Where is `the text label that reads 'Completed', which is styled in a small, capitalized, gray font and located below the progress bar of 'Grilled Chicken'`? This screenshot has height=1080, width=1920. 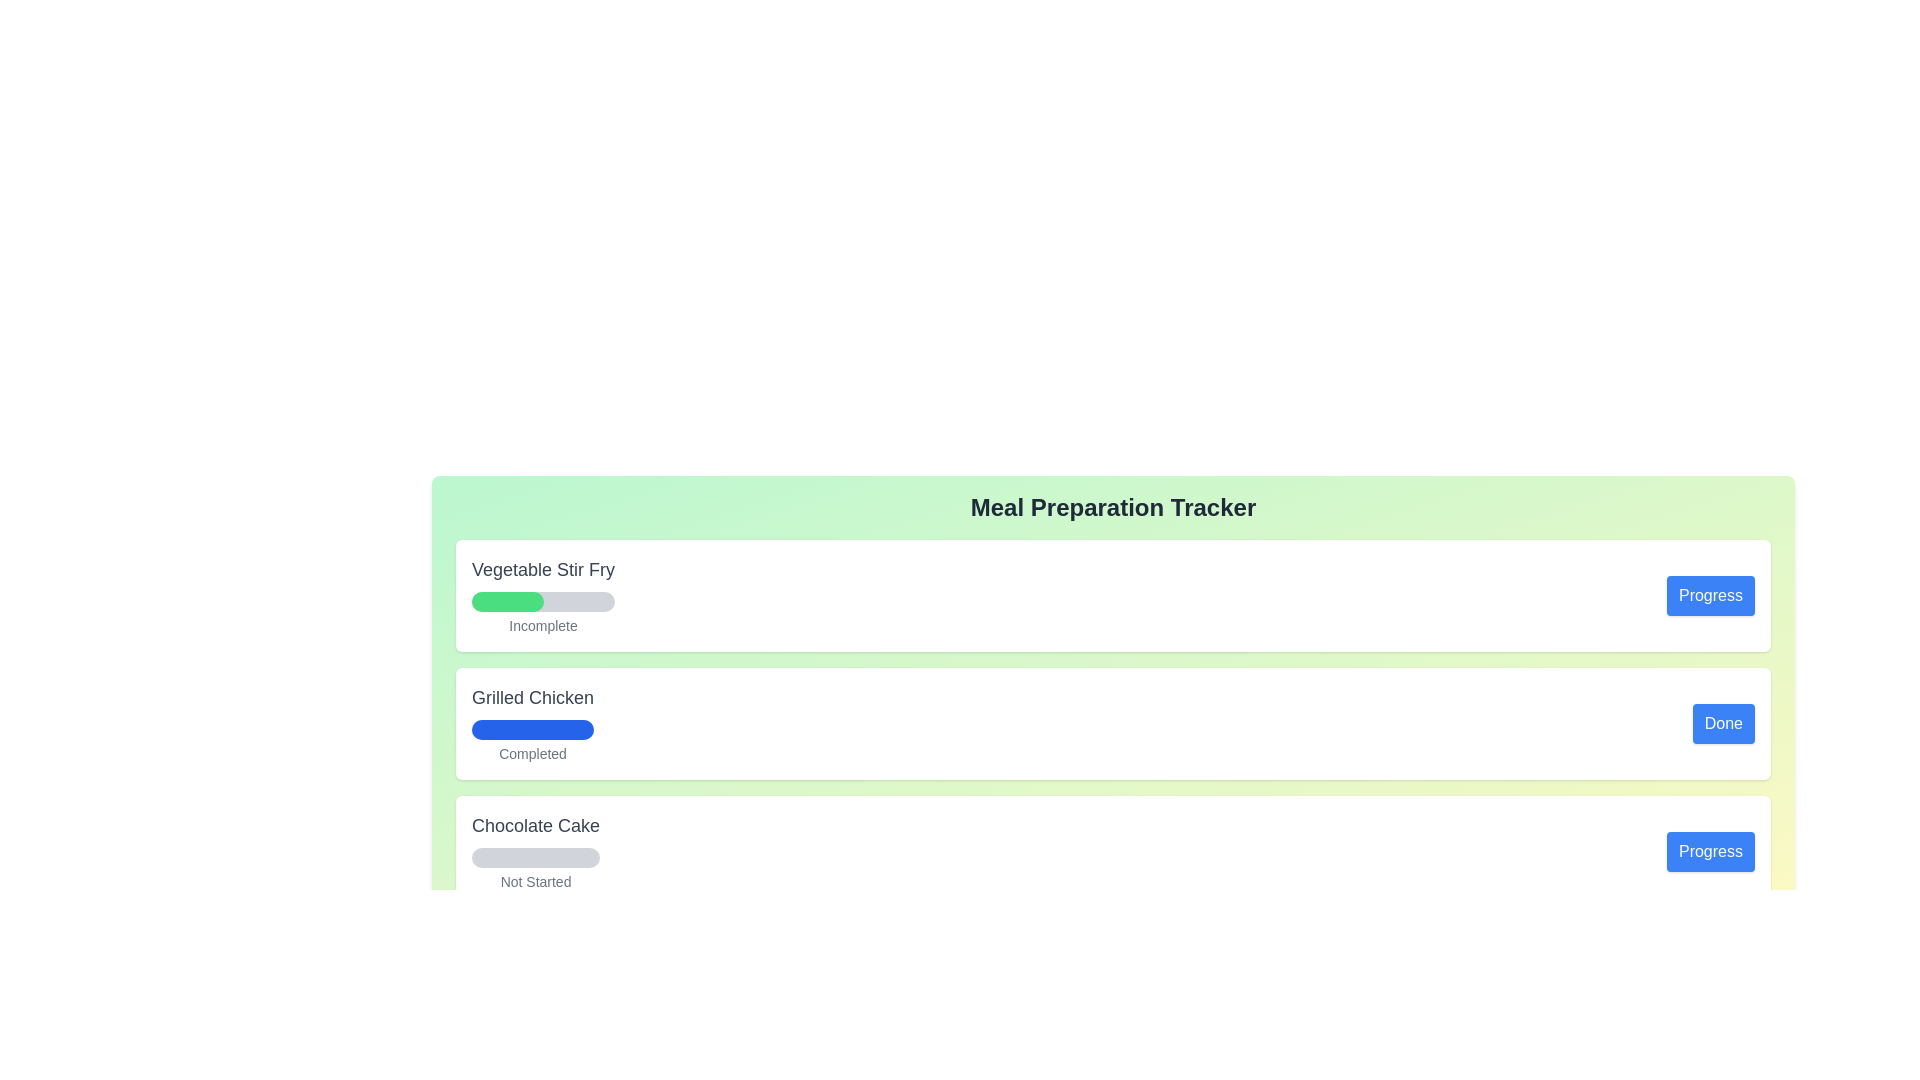 the text label that reads 'Completed', which is styled in a small, capitalized, gray font and located below the progress bar of 'Grilled Chicken' is located at coordinates (532, 753).